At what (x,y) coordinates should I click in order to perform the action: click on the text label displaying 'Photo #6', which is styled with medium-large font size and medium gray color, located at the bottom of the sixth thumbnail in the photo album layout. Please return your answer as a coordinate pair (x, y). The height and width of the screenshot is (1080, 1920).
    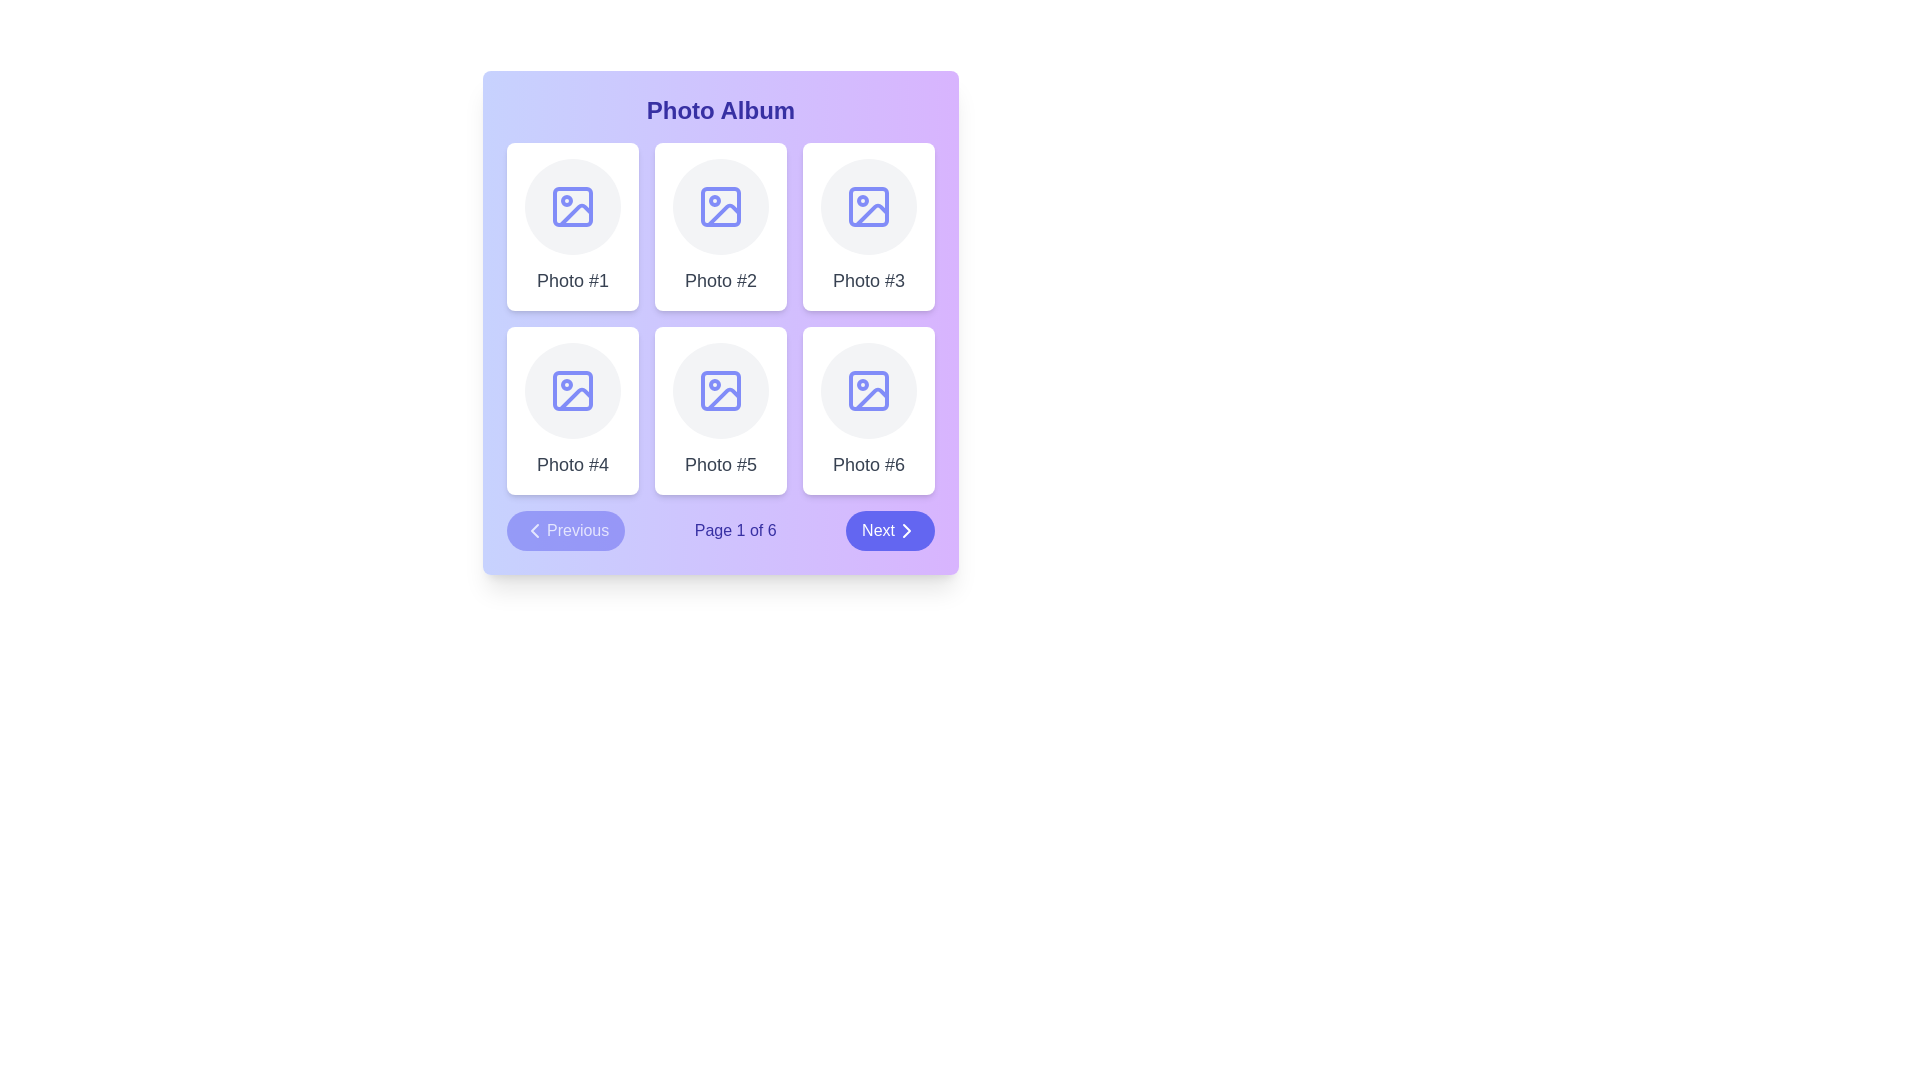
    Looking at the image, I should click on (868, 465).